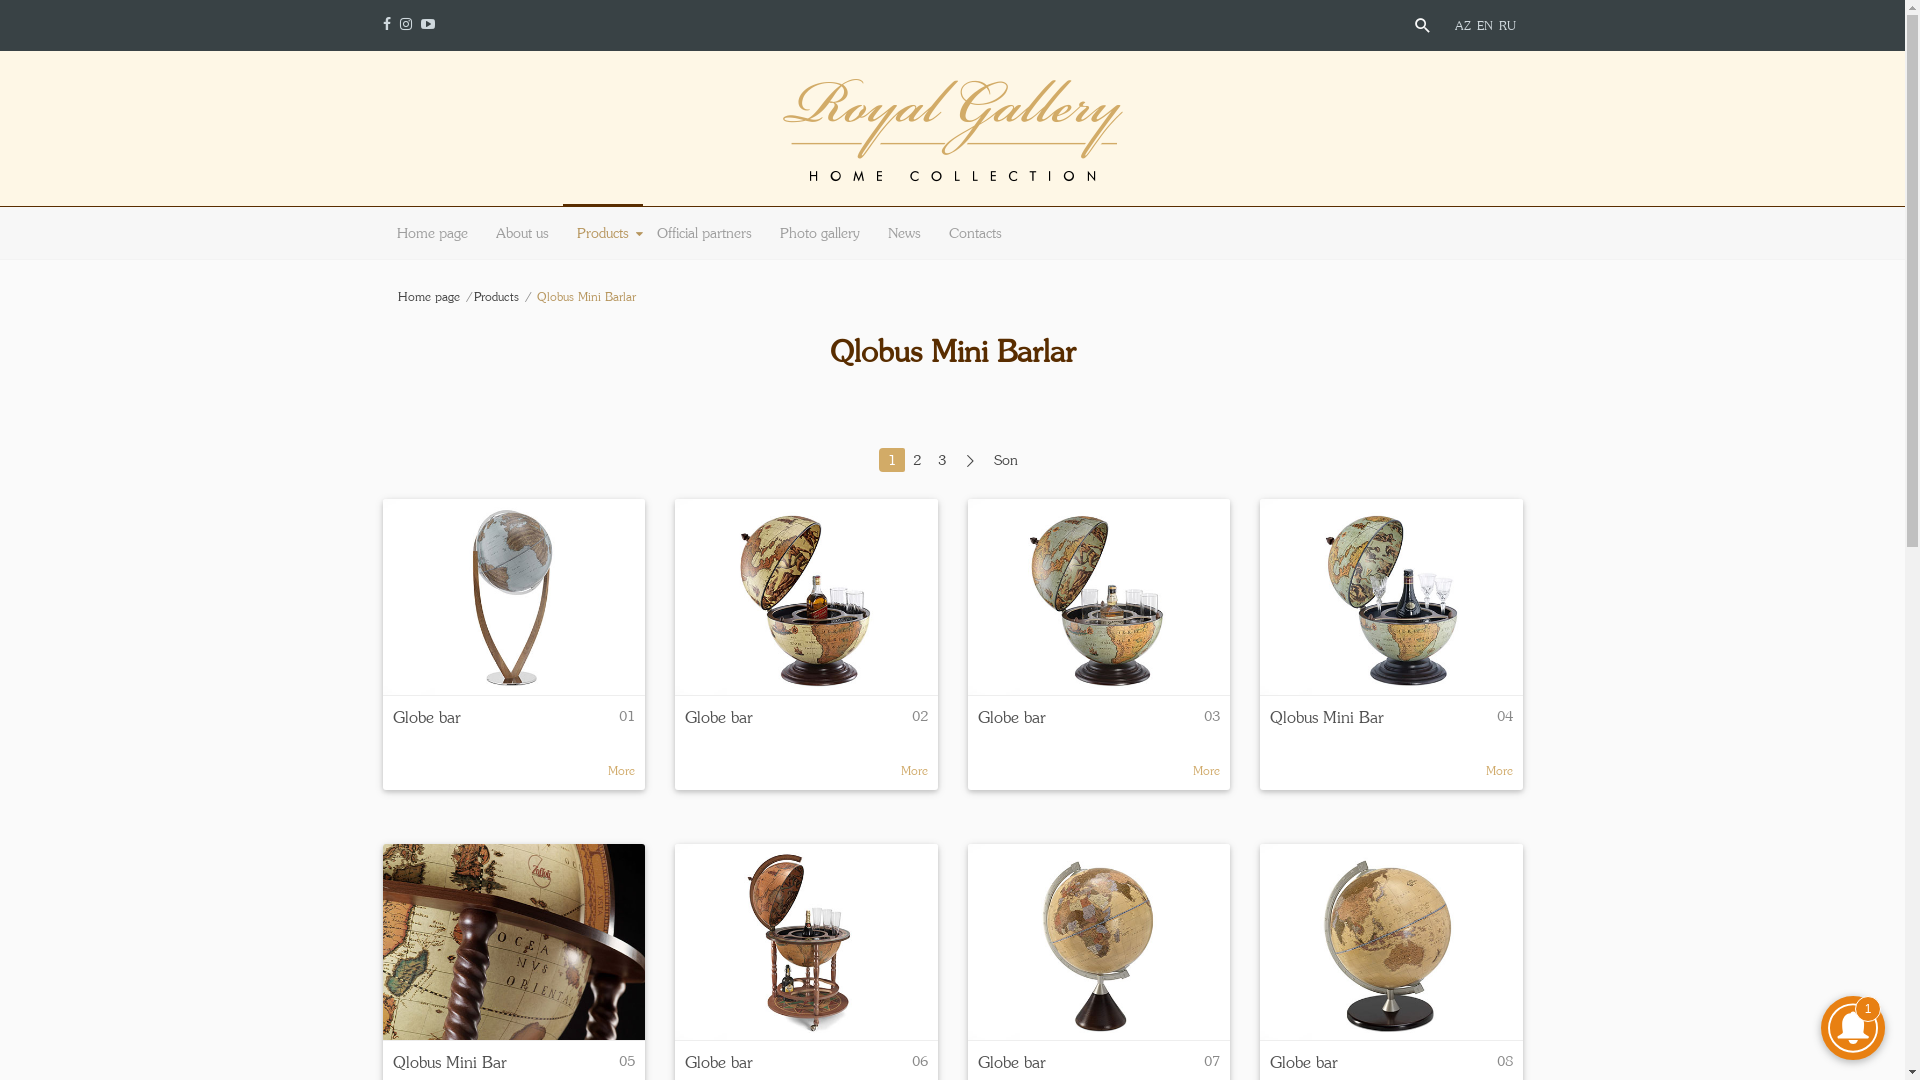 This screenshot has width=1920, height=1080. What do you see at coordinates (1390, 595) in the screenshot?
I see `'Qlobus Mini Bar'` at bounding box center [1390, 595].